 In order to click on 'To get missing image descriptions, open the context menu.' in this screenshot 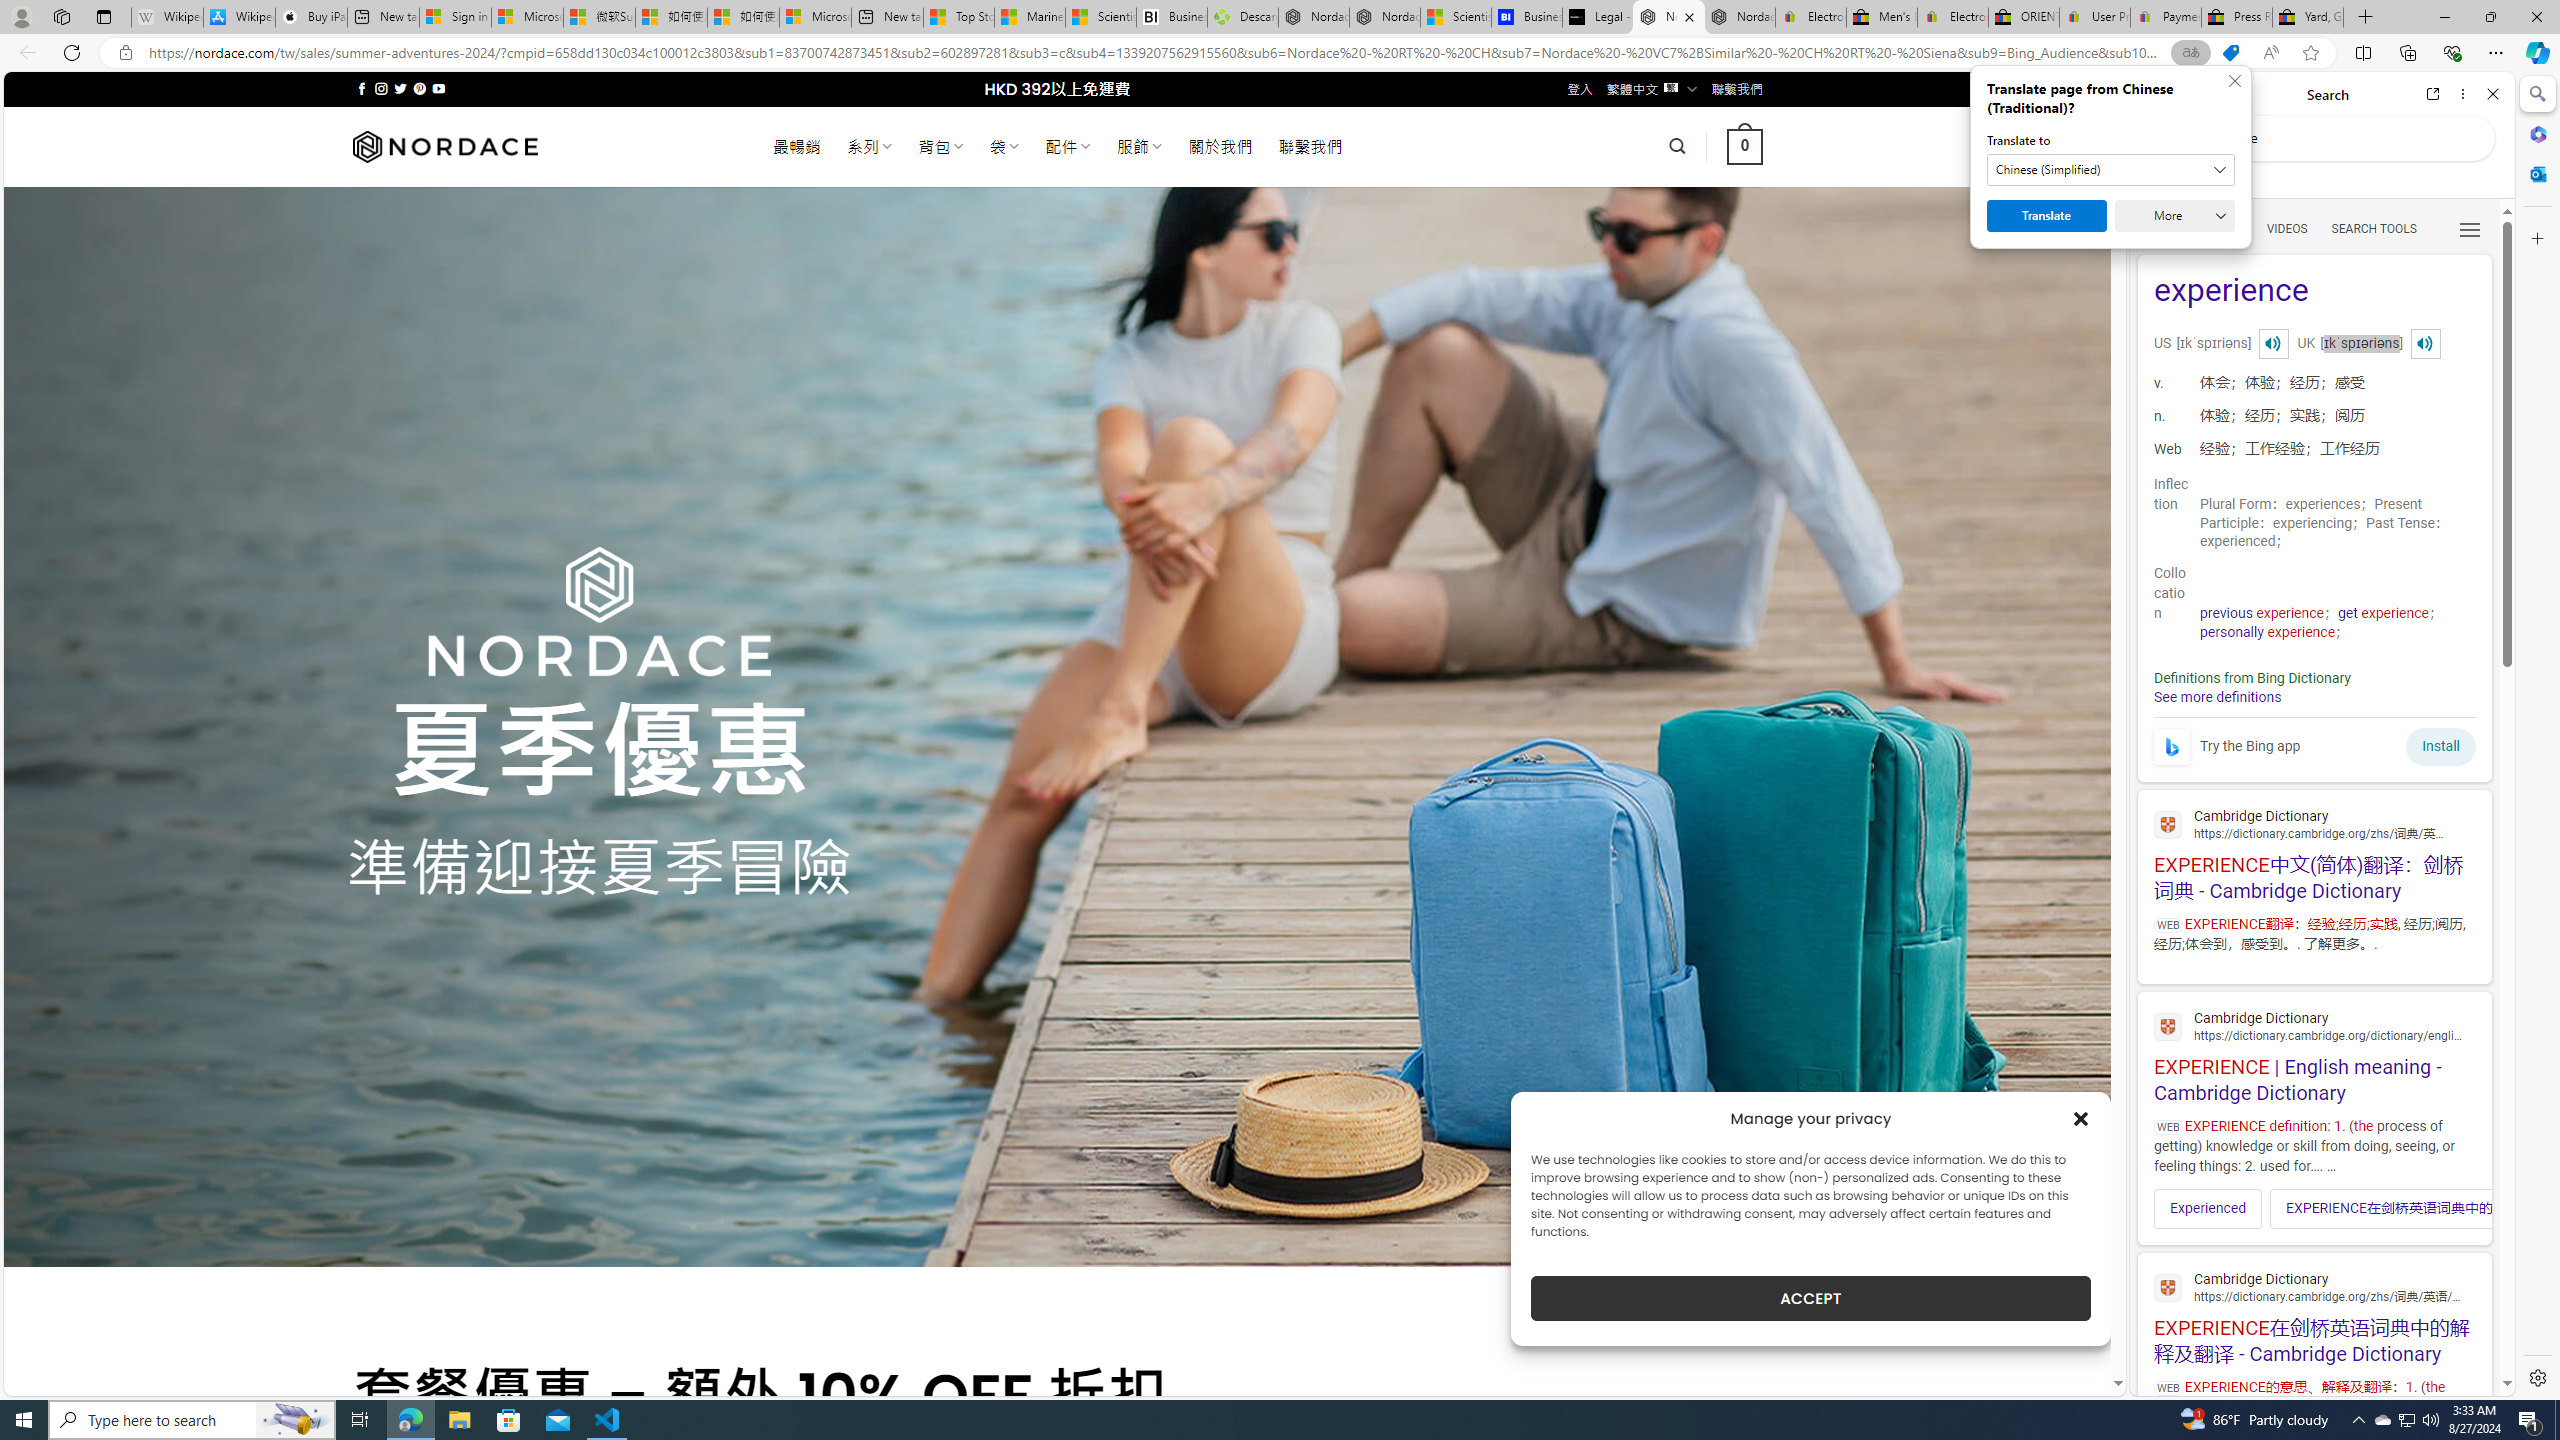, I will do `click(2169, 746)`.